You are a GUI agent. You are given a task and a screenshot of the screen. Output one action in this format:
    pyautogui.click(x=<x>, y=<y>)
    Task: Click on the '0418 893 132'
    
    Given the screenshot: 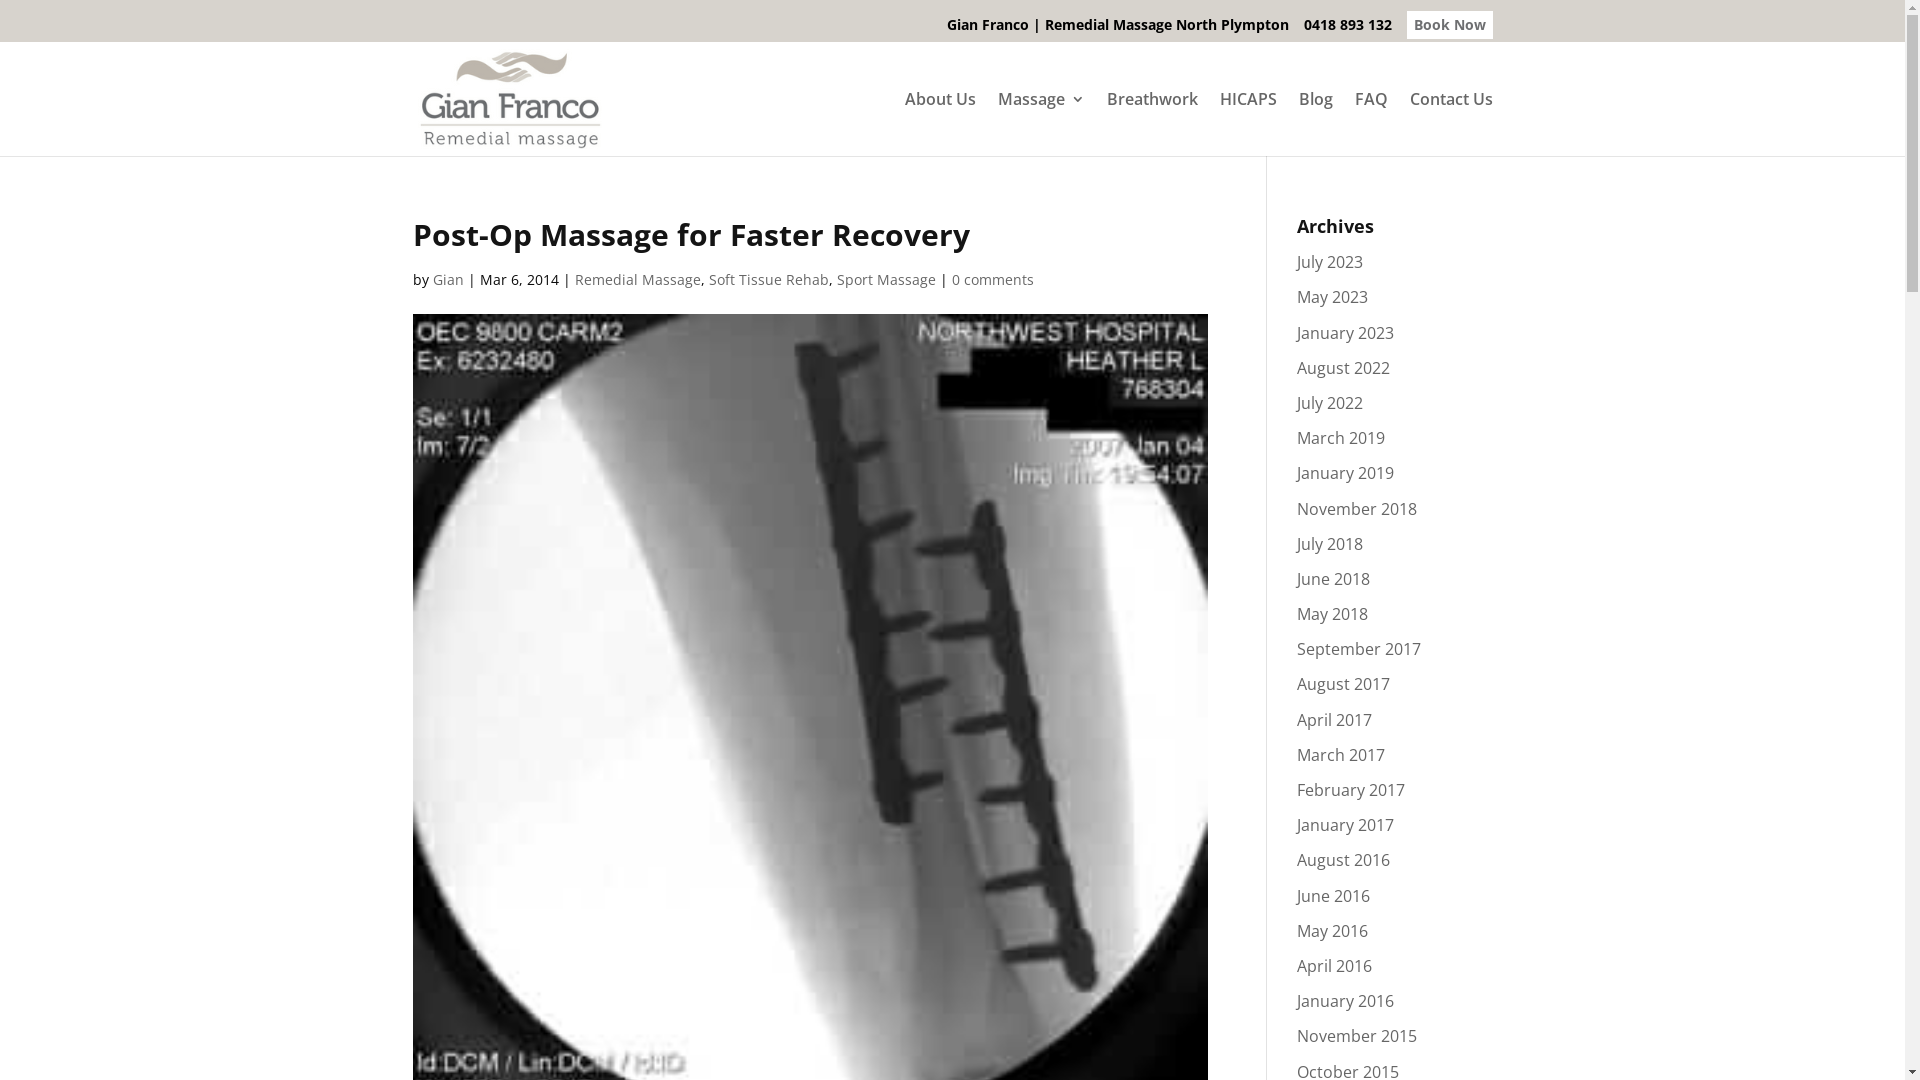 What is the action you would take?
    pyautogui.click(x=1304, y=30)
    